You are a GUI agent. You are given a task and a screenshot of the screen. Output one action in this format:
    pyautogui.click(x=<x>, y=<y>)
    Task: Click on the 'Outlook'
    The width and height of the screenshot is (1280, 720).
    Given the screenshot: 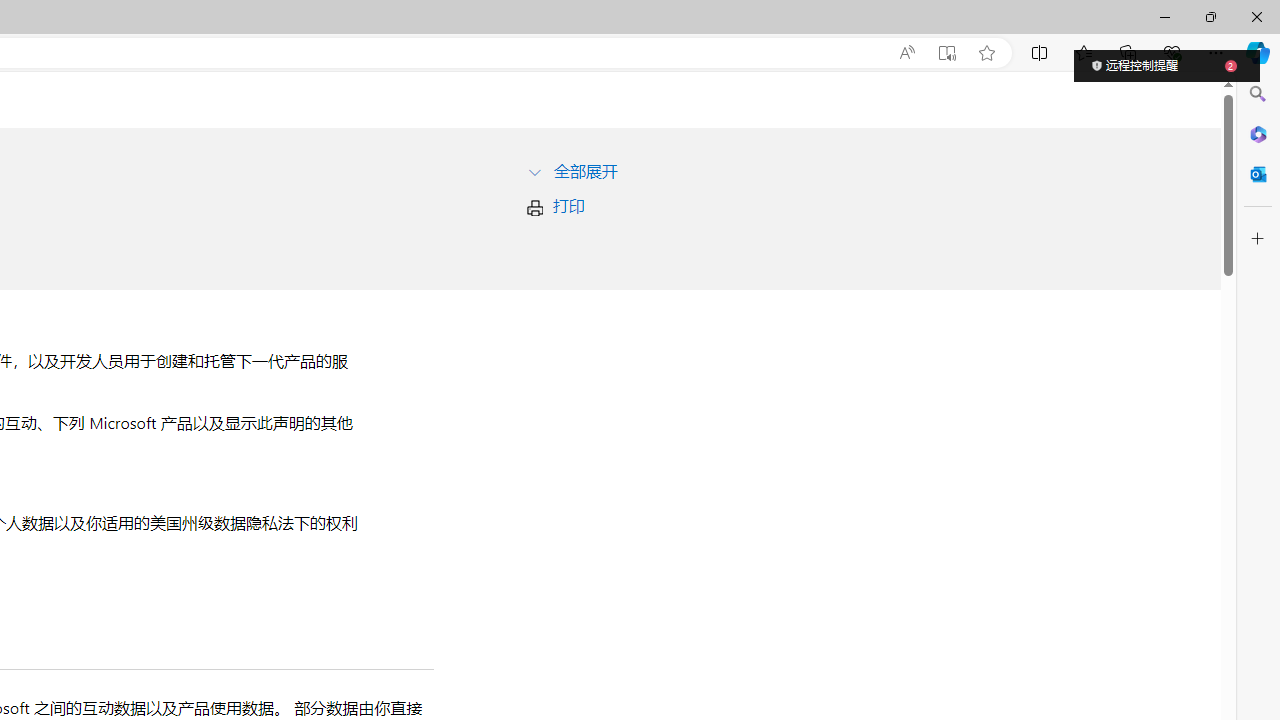 What is the action you would take?
    pyautogui.click(x=1257, y=173)
    